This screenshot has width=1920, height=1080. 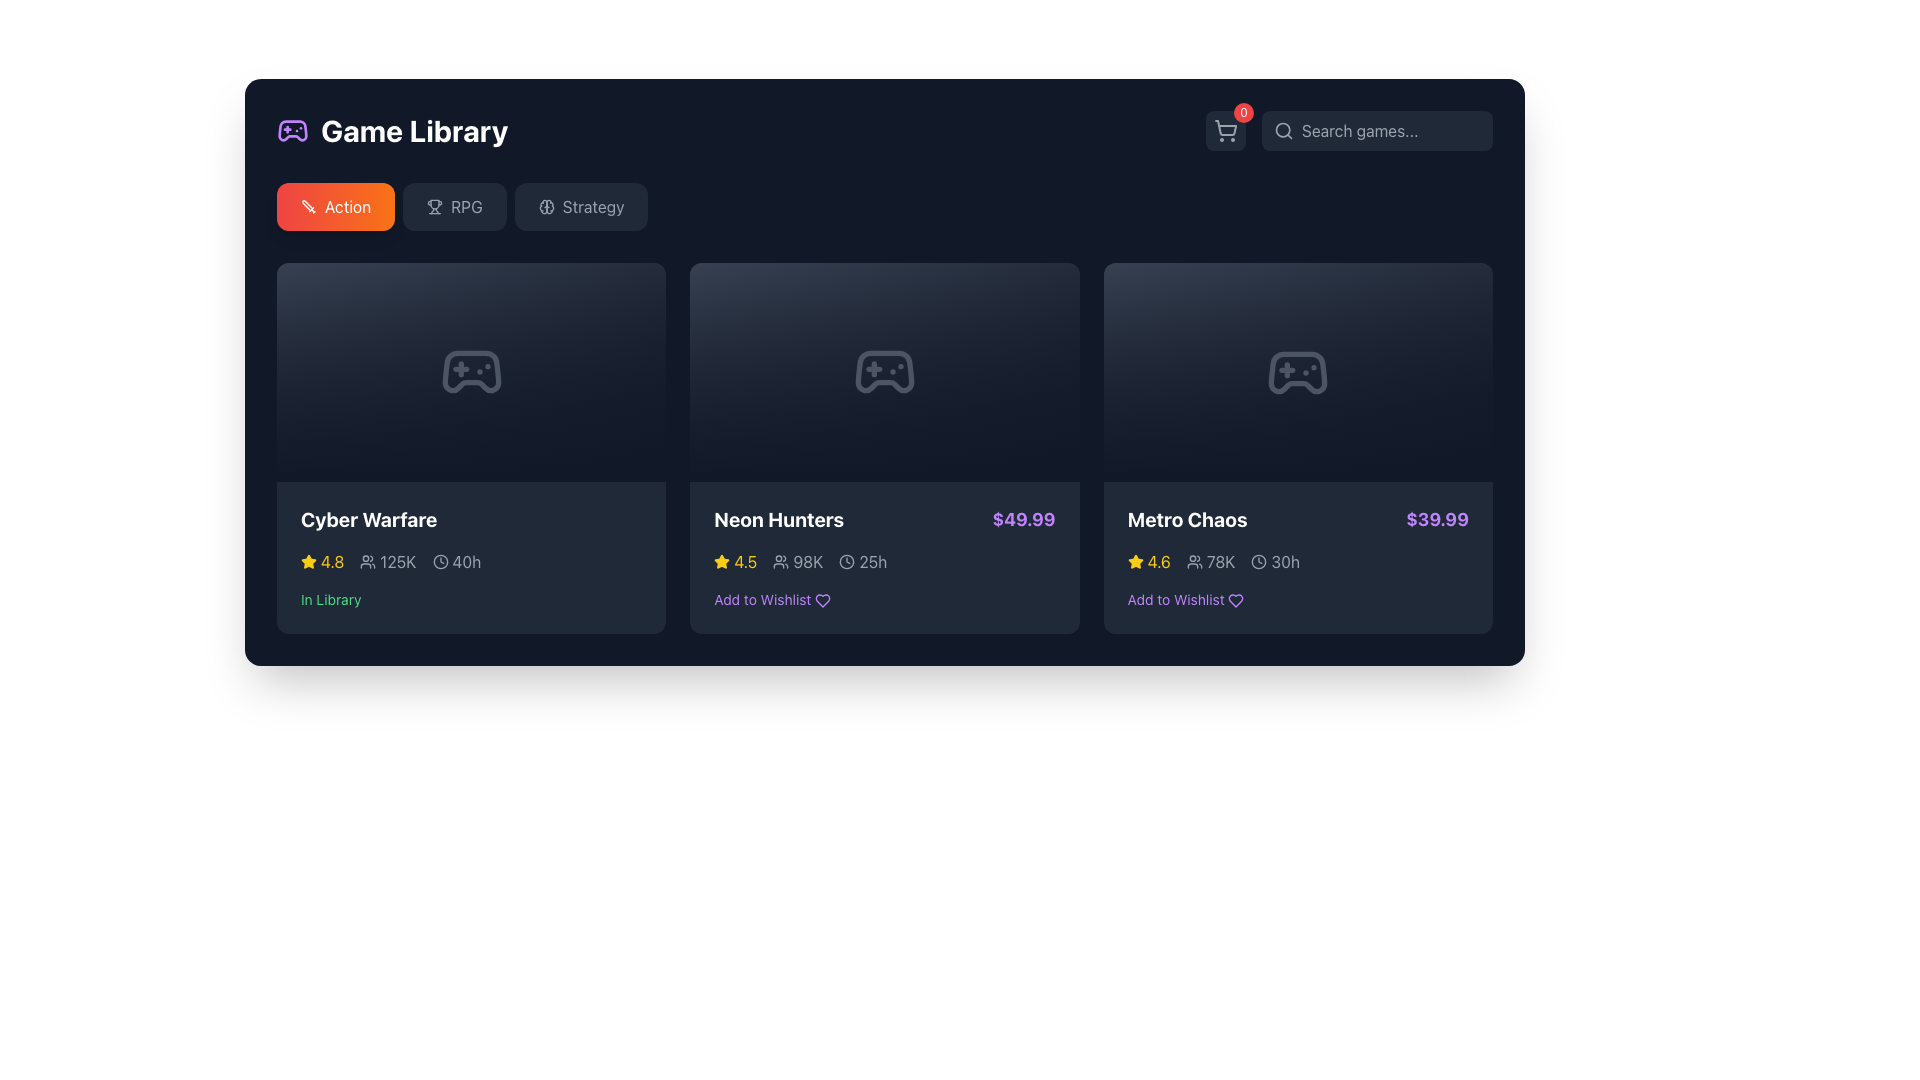 I want to click on the heart-shaped icon for adding items to the wishlist, which is located to the left of the 'Add to Wishlist' text in the card for the game 'Neon Hunters.', so click(x=823, y=600).